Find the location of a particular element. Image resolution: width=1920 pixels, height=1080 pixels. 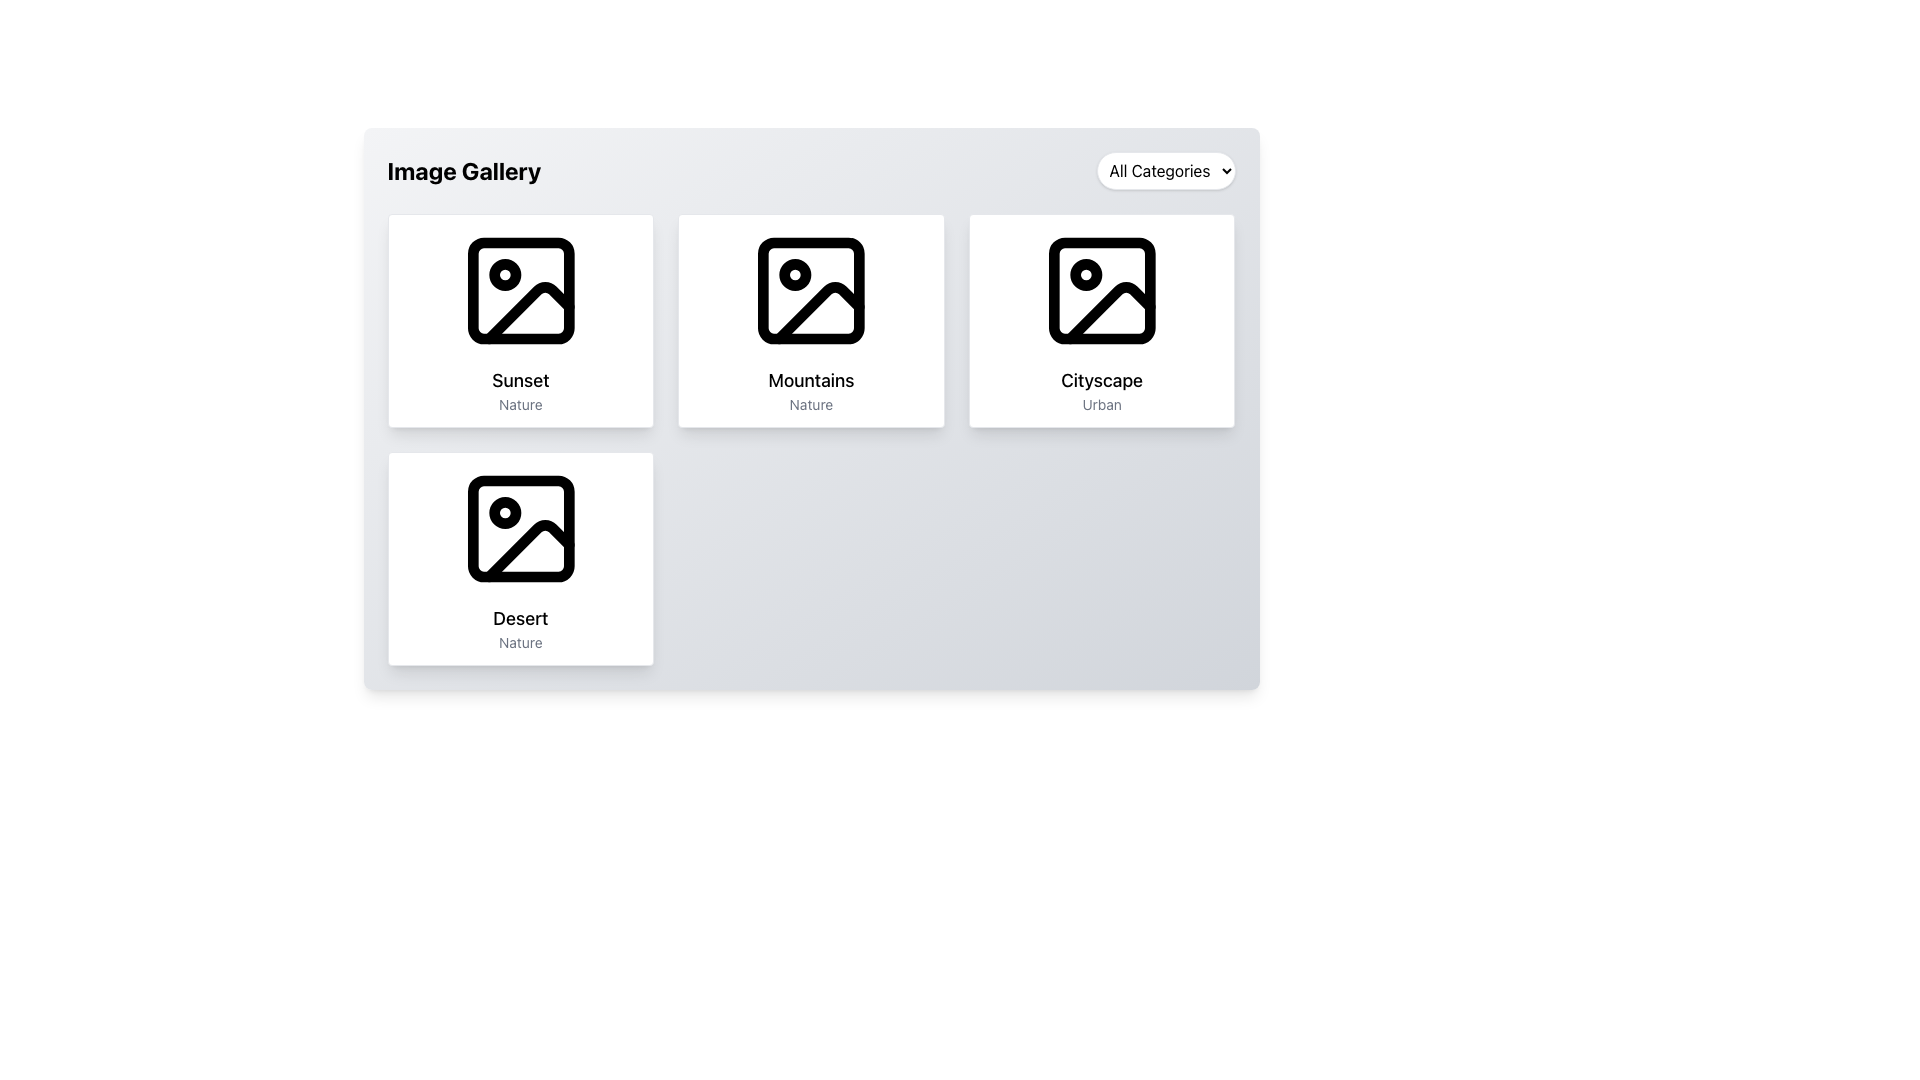

the thumbnail of the 'Cityscape Urban' image, which is represented by a small rectangular shape with rounded corners in the image gallery is located at coordinates (1101, 290).